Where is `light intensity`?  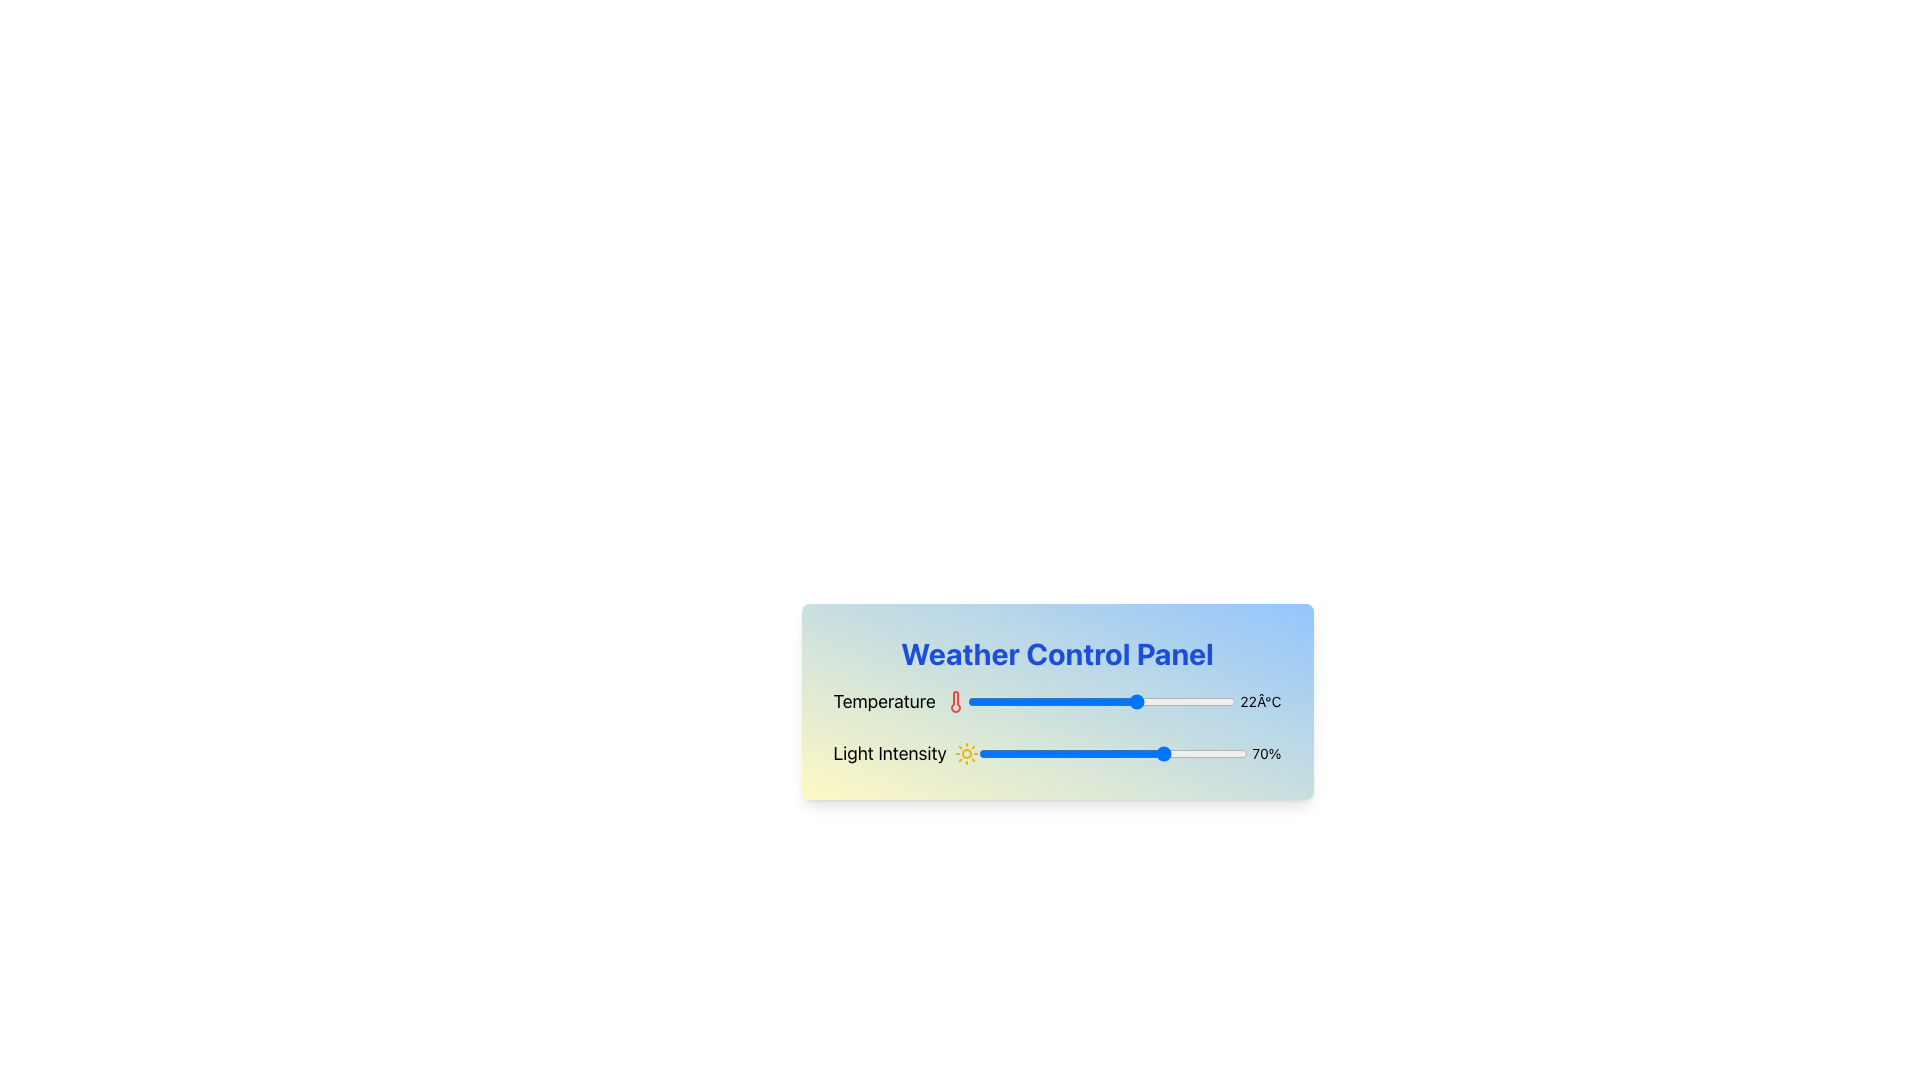 light intensity is located at coordinates (1093, 753).